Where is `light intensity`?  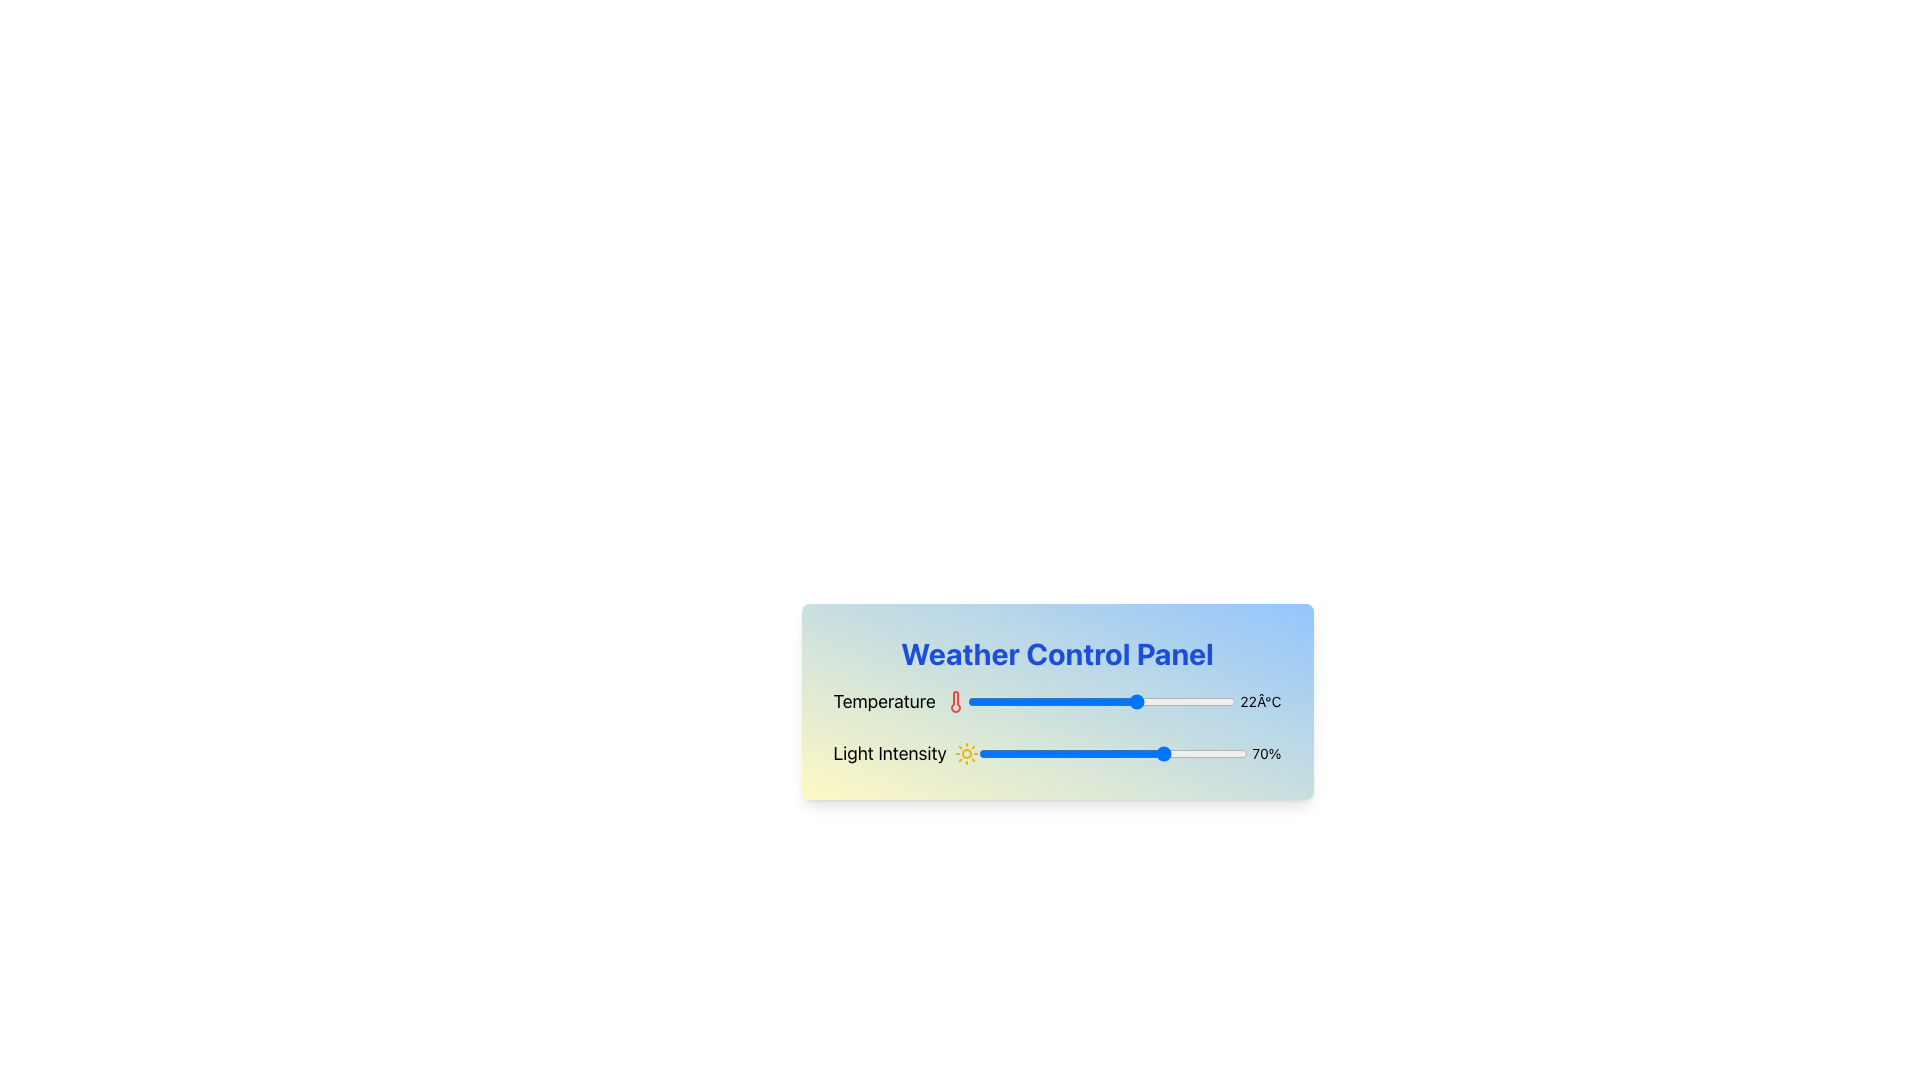 light intensity is located at coordinates (1093, 753).